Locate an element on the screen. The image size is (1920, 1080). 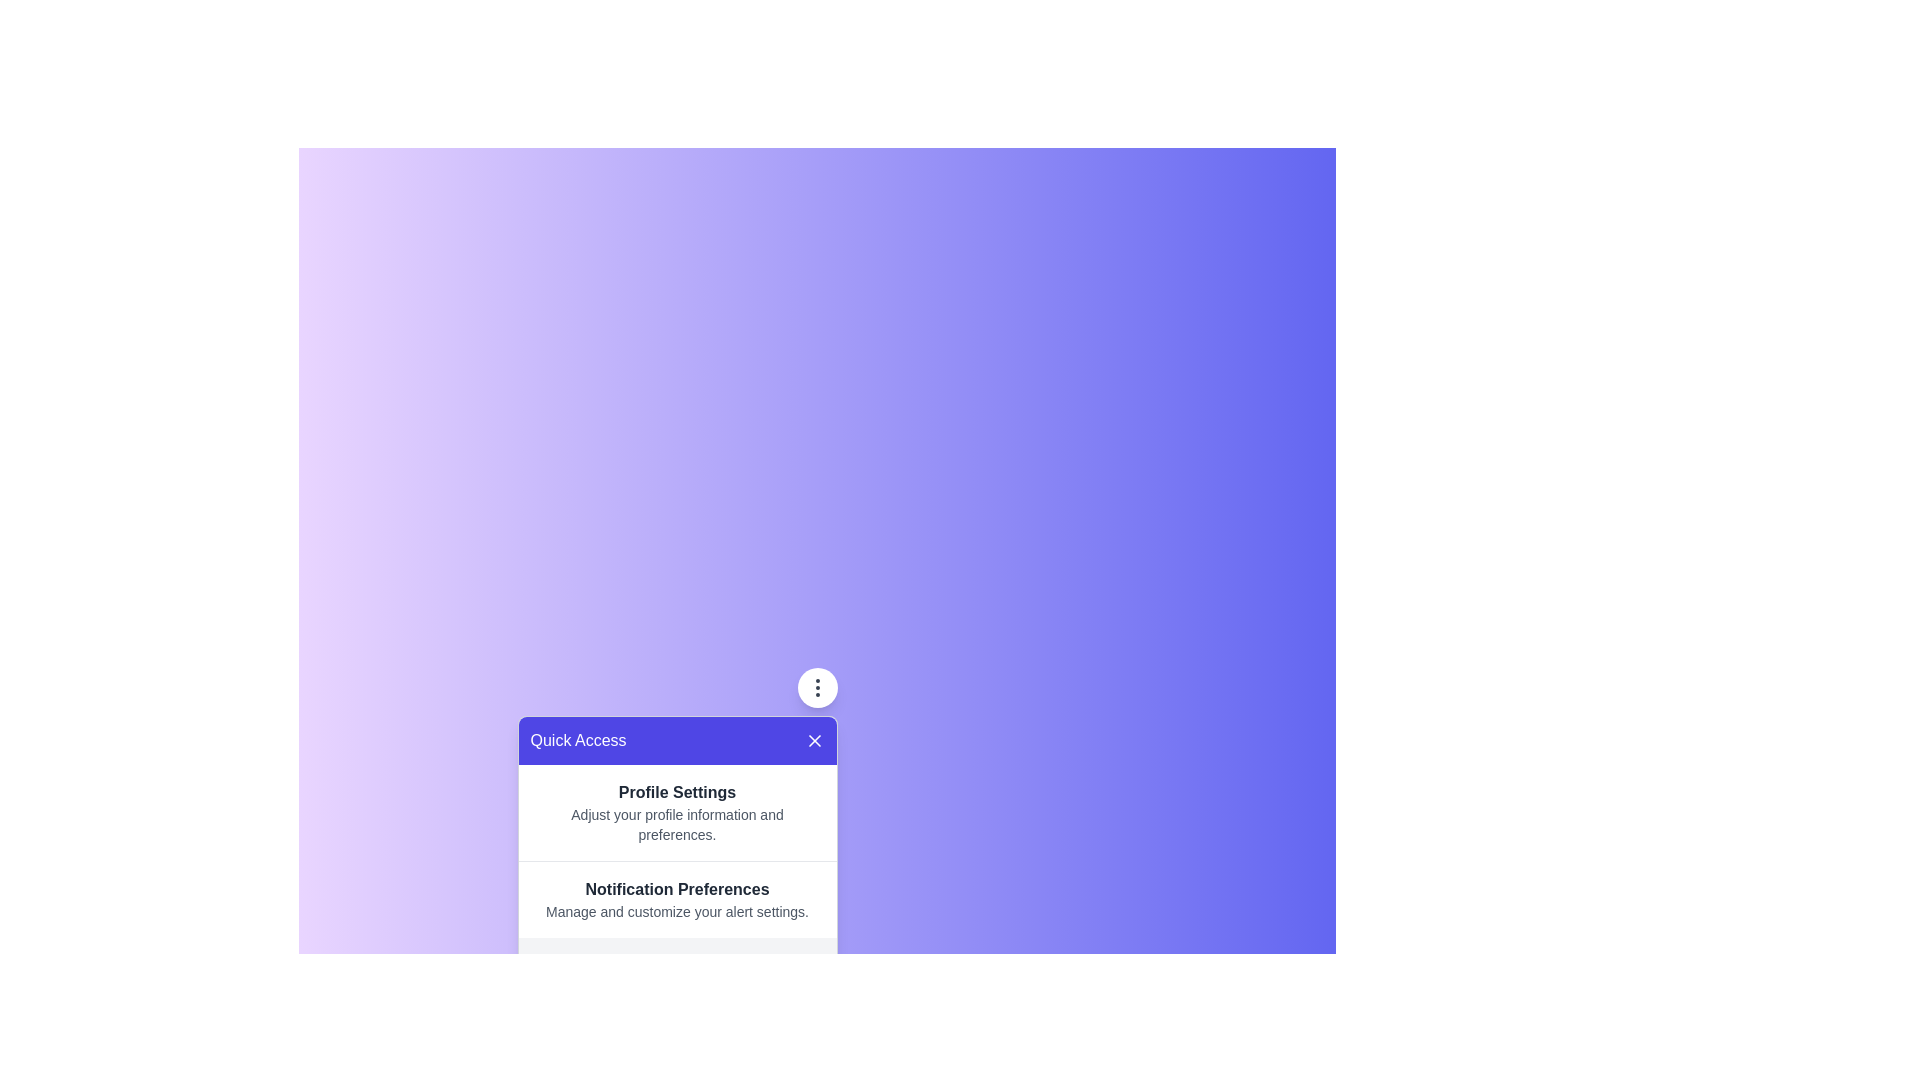
descriptions of the selectable options in the composite list element located beneath the 'Quick Access' section, which includes 'Profile Settings' and 'Notification Preferences.' is located at coordinates (677, 851).